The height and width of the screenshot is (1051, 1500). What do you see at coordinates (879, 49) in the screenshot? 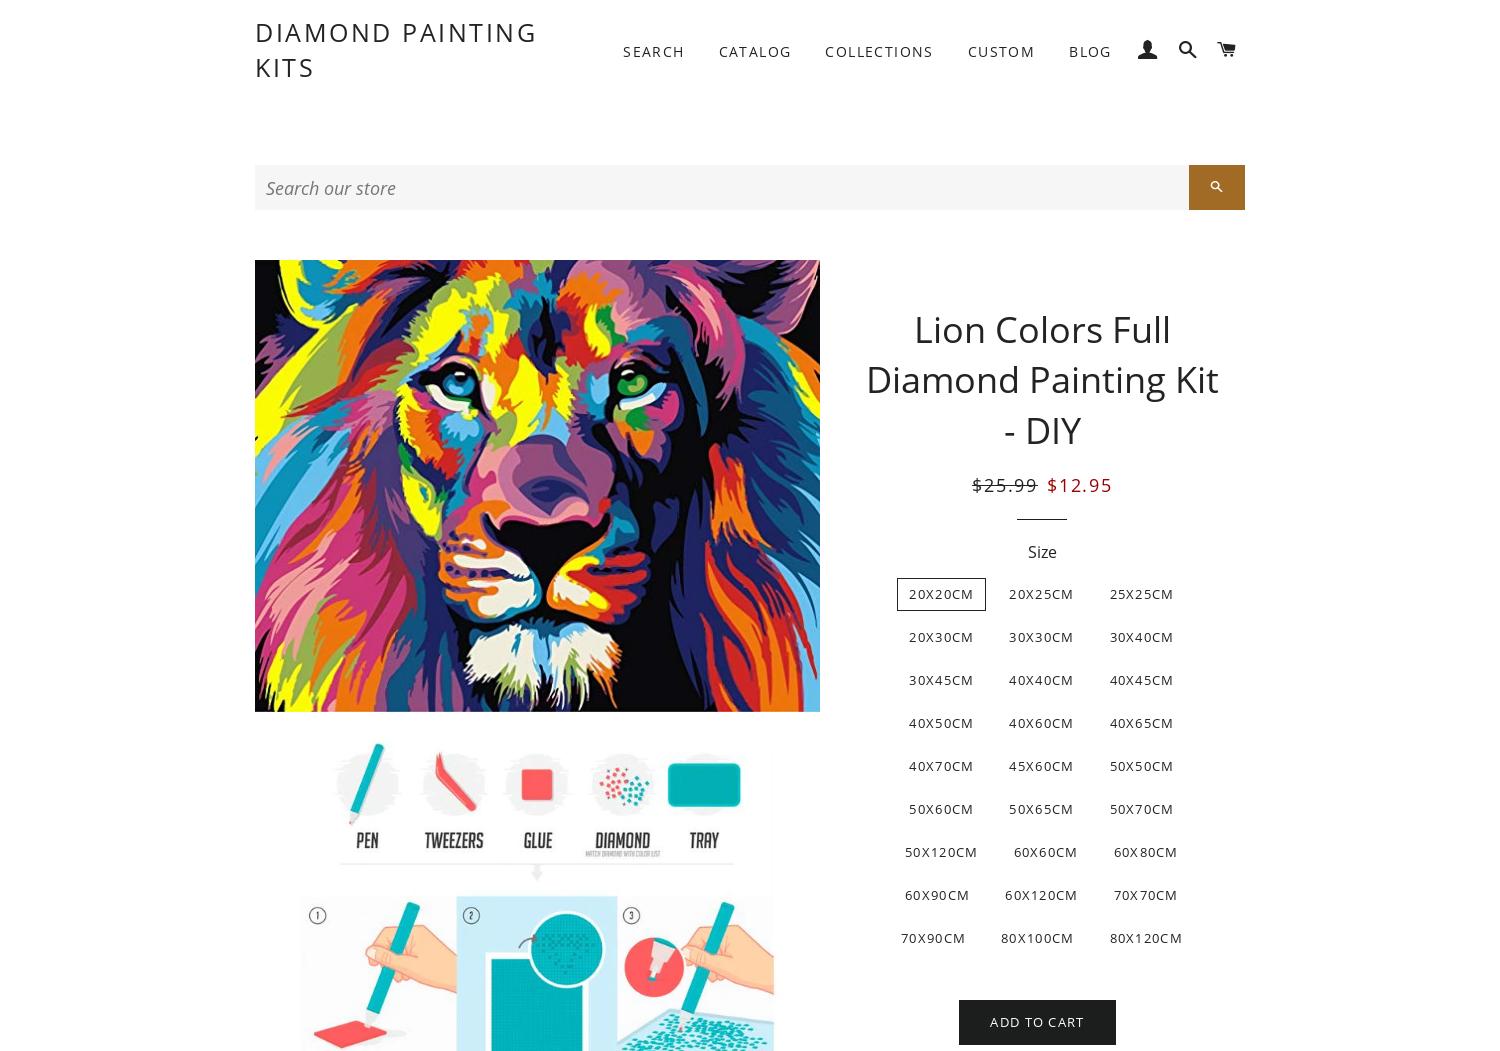
I see `'Collections'` at bounding box center [879, 49].